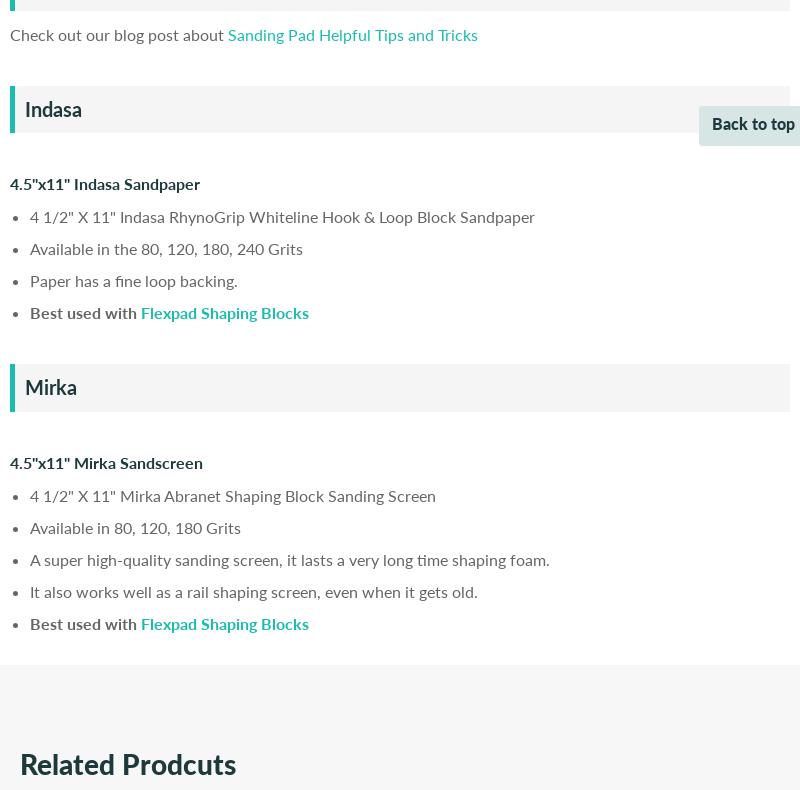 This screenshot has height=790, width=800. I want to click on 'Back to top', so click(753, 123).